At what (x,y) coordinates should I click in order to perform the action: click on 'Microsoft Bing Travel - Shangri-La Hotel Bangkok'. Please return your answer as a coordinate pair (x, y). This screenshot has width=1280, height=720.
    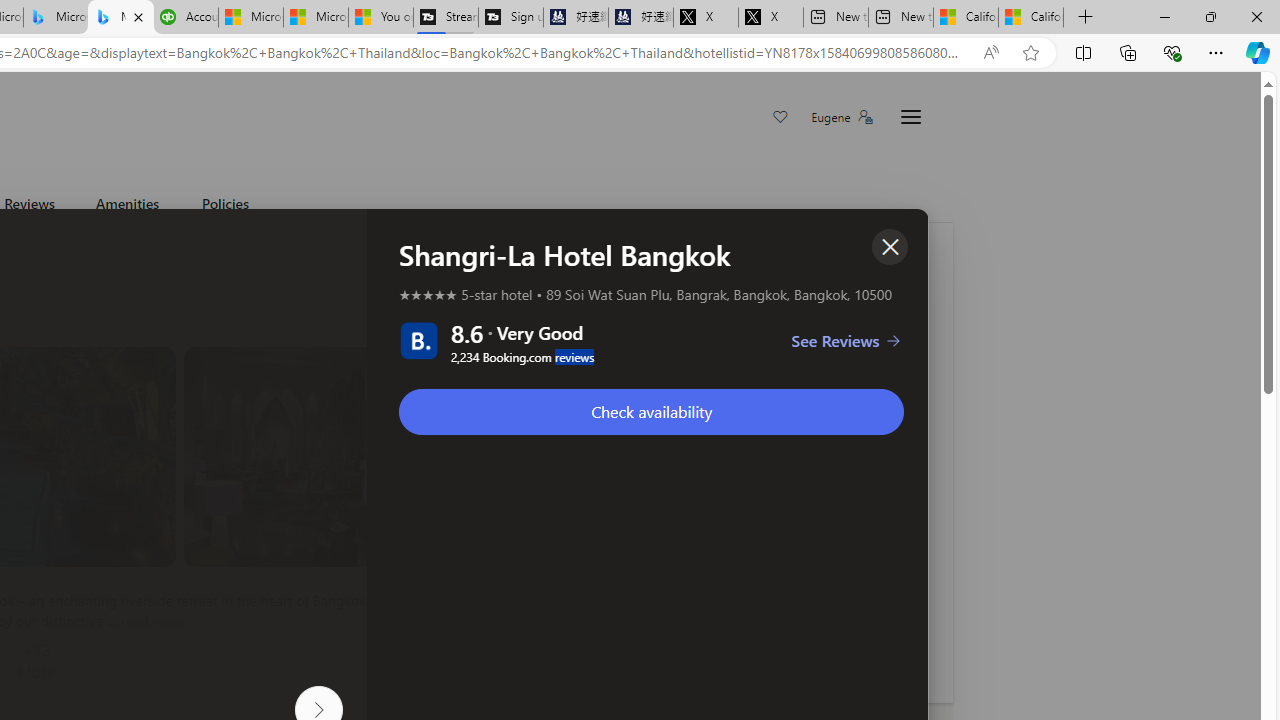
    Looking at the image, I should click on (119, 17).